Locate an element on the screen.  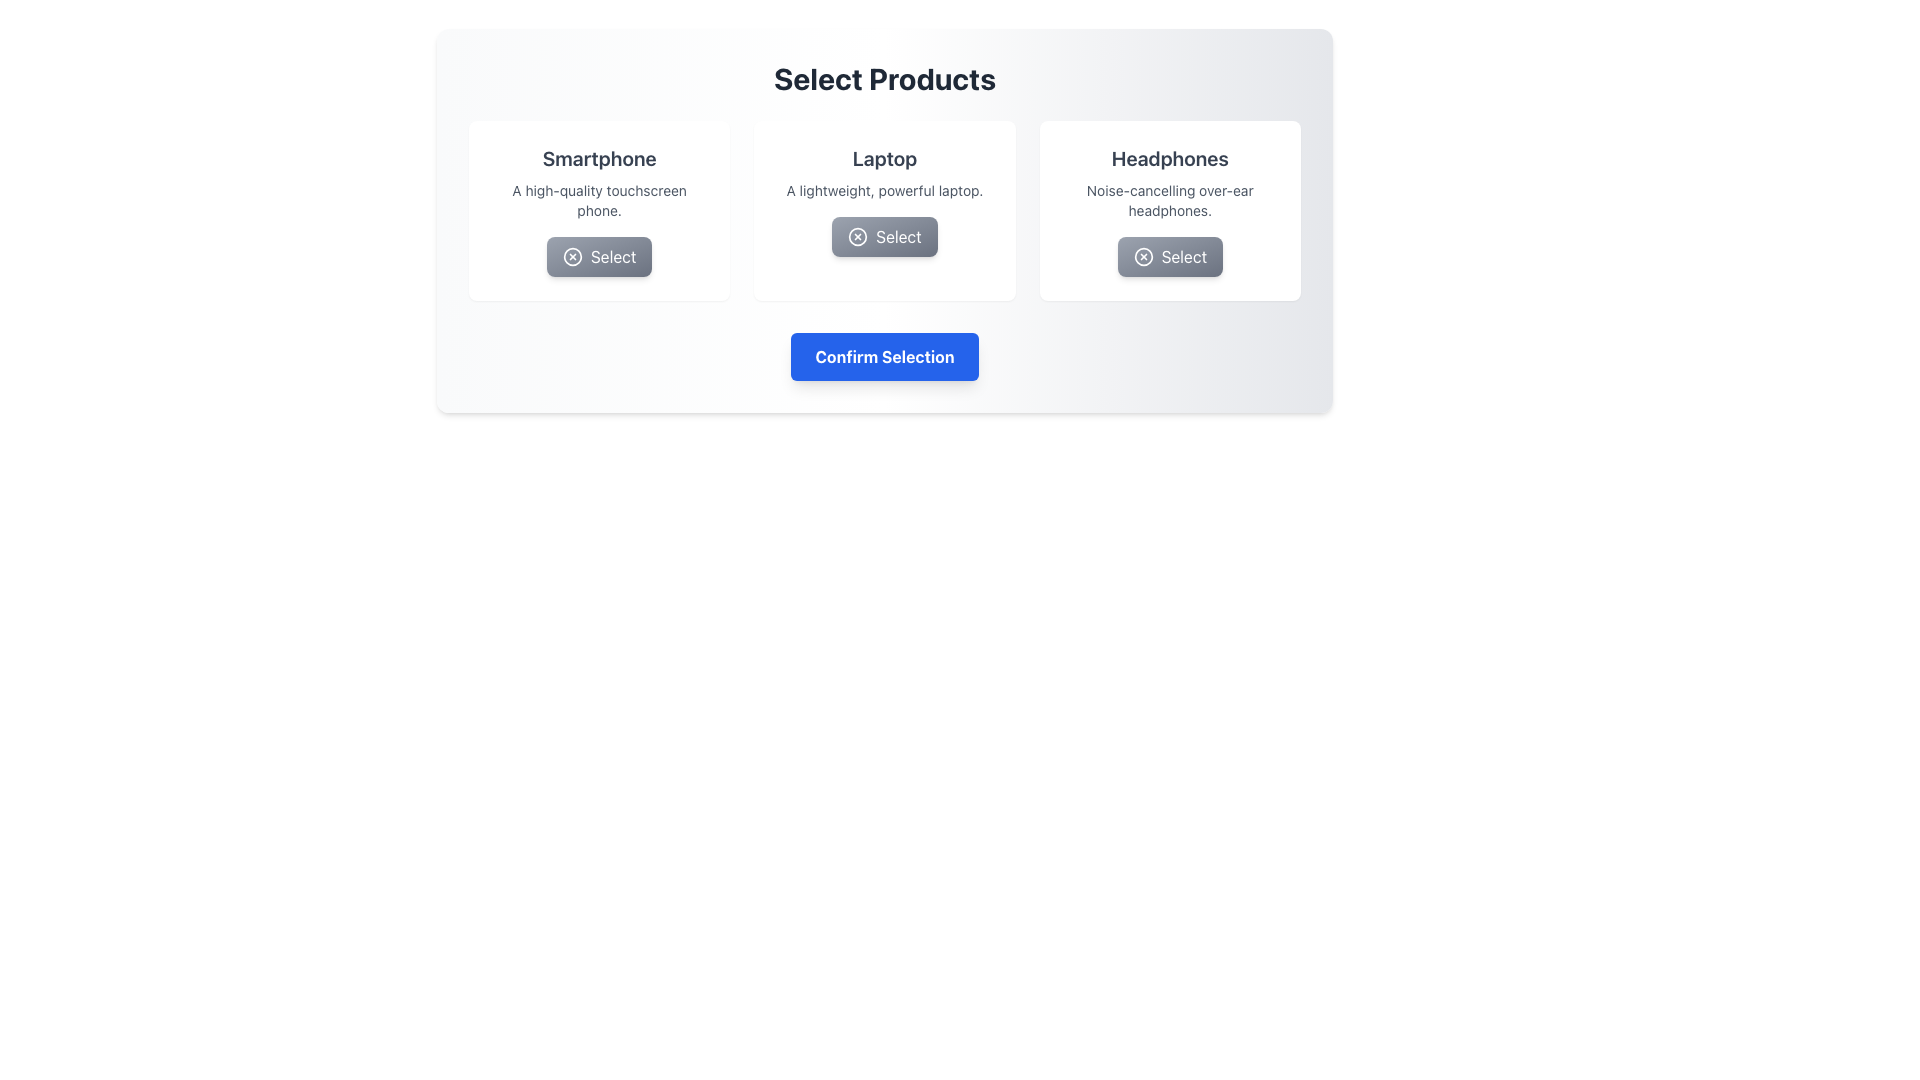
the horizontally elongated button with a gray gradient background labeled 'Select' is located at coordinates (883, 235).